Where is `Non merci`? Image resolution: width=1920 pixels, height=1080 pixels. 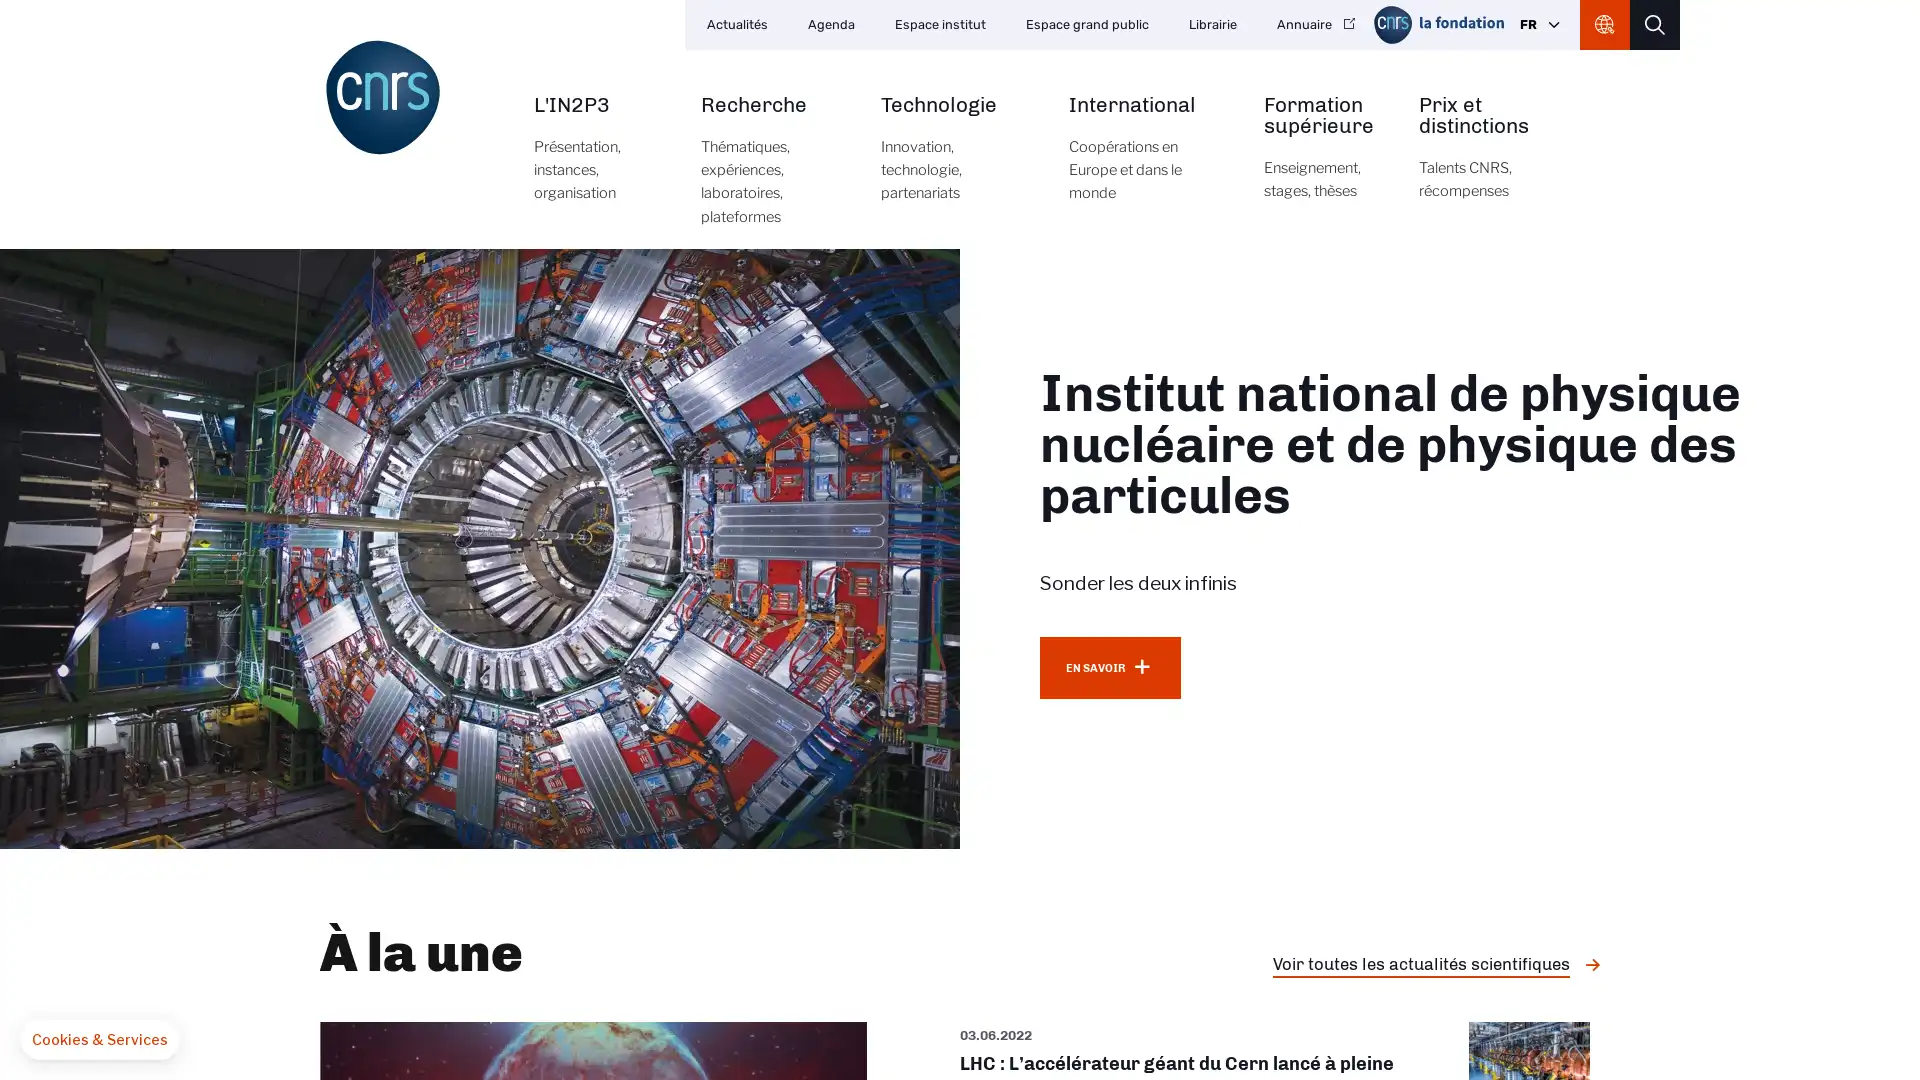
Non merci is located at coordinates (89, 978).